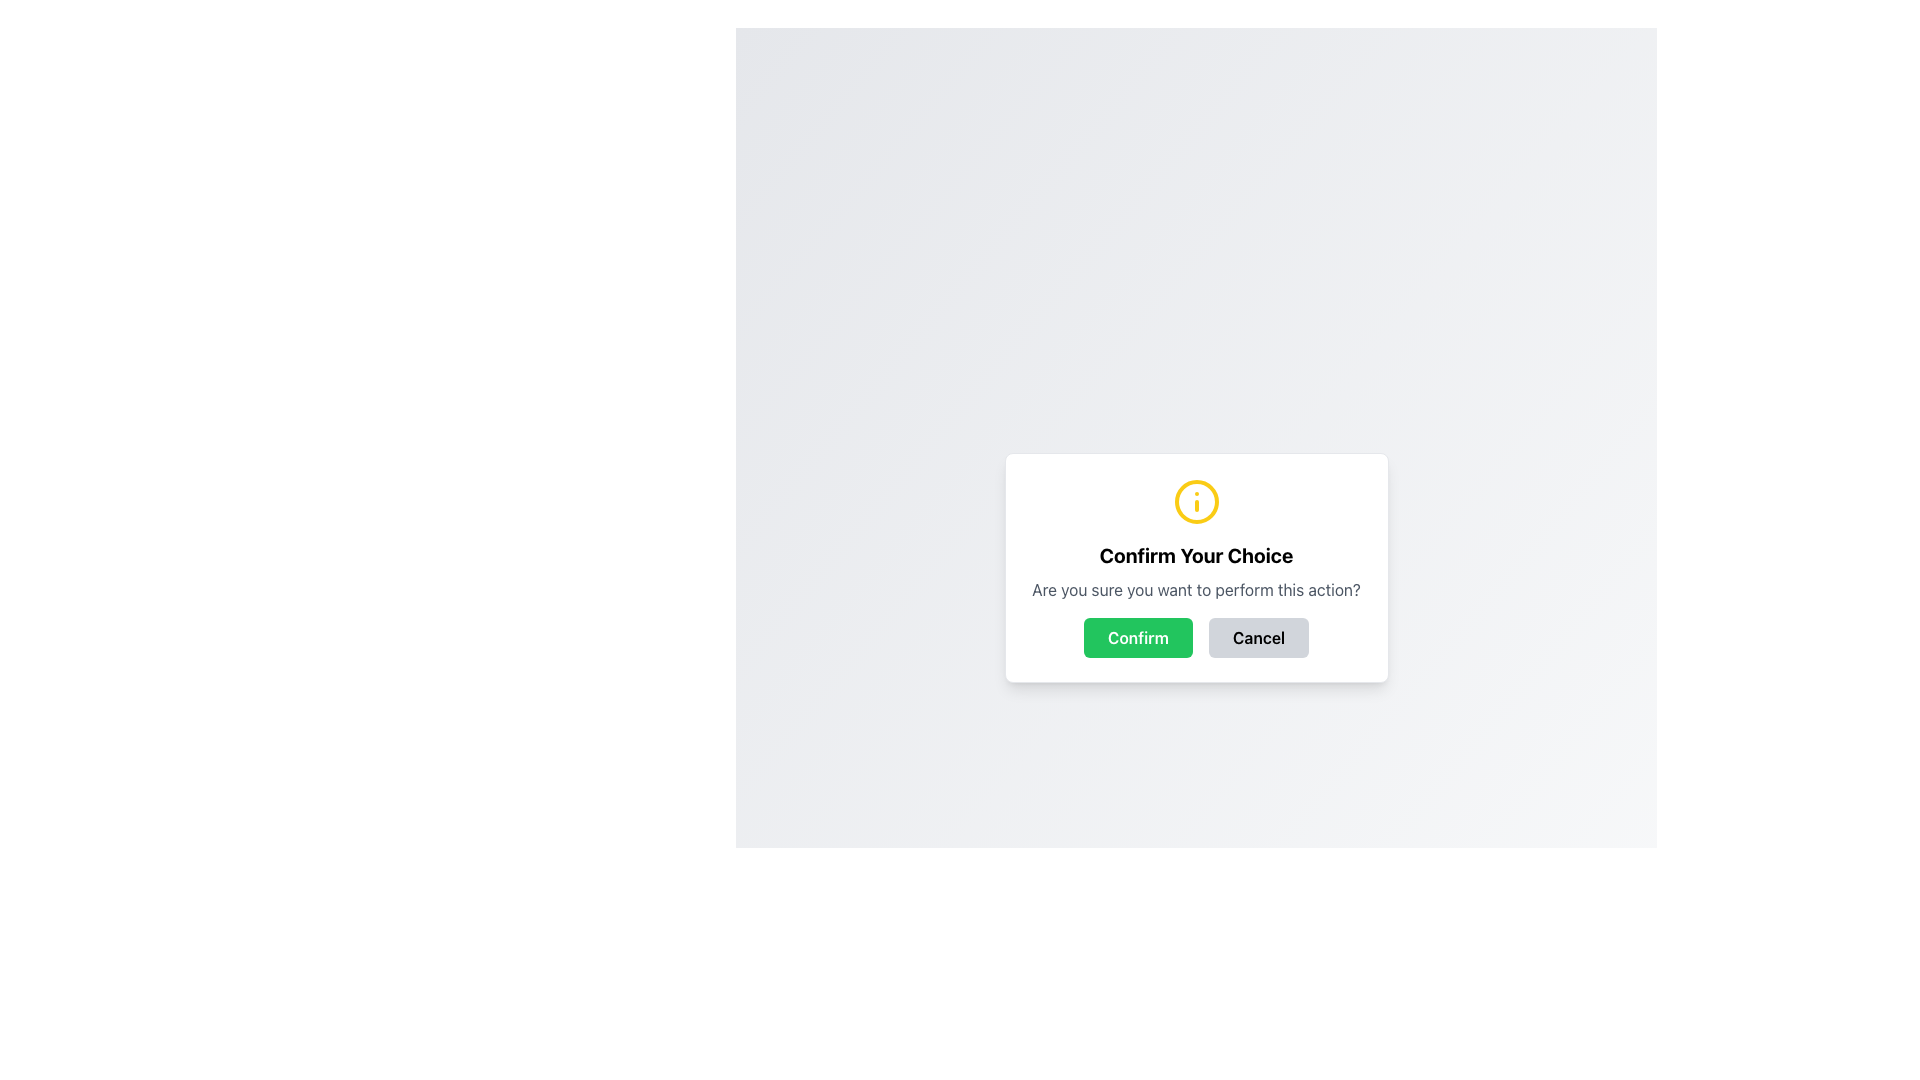 The image size is (1920, 1080). Describe the element at coordinates (1196, 589) in the screenshot. I see `confirmation prompt text located in the modal, positioned below the title 'Confirm Your Choice' and above the 'Confirm' and 'Cancel' buttons` at that location.